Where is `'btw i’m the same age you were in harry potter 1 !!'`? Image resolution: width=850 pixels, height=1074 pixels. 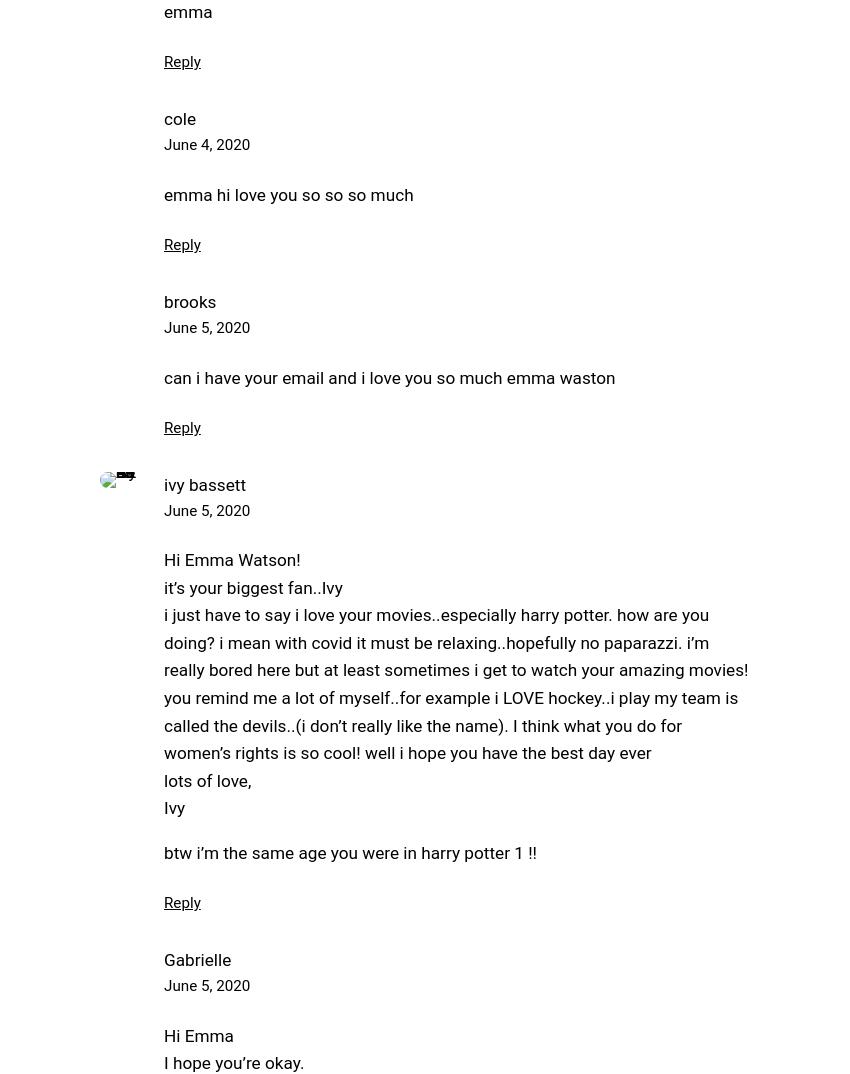 'btw i’m the same age you were in harry potter 1 !!' is located at coordinates (349, 852).